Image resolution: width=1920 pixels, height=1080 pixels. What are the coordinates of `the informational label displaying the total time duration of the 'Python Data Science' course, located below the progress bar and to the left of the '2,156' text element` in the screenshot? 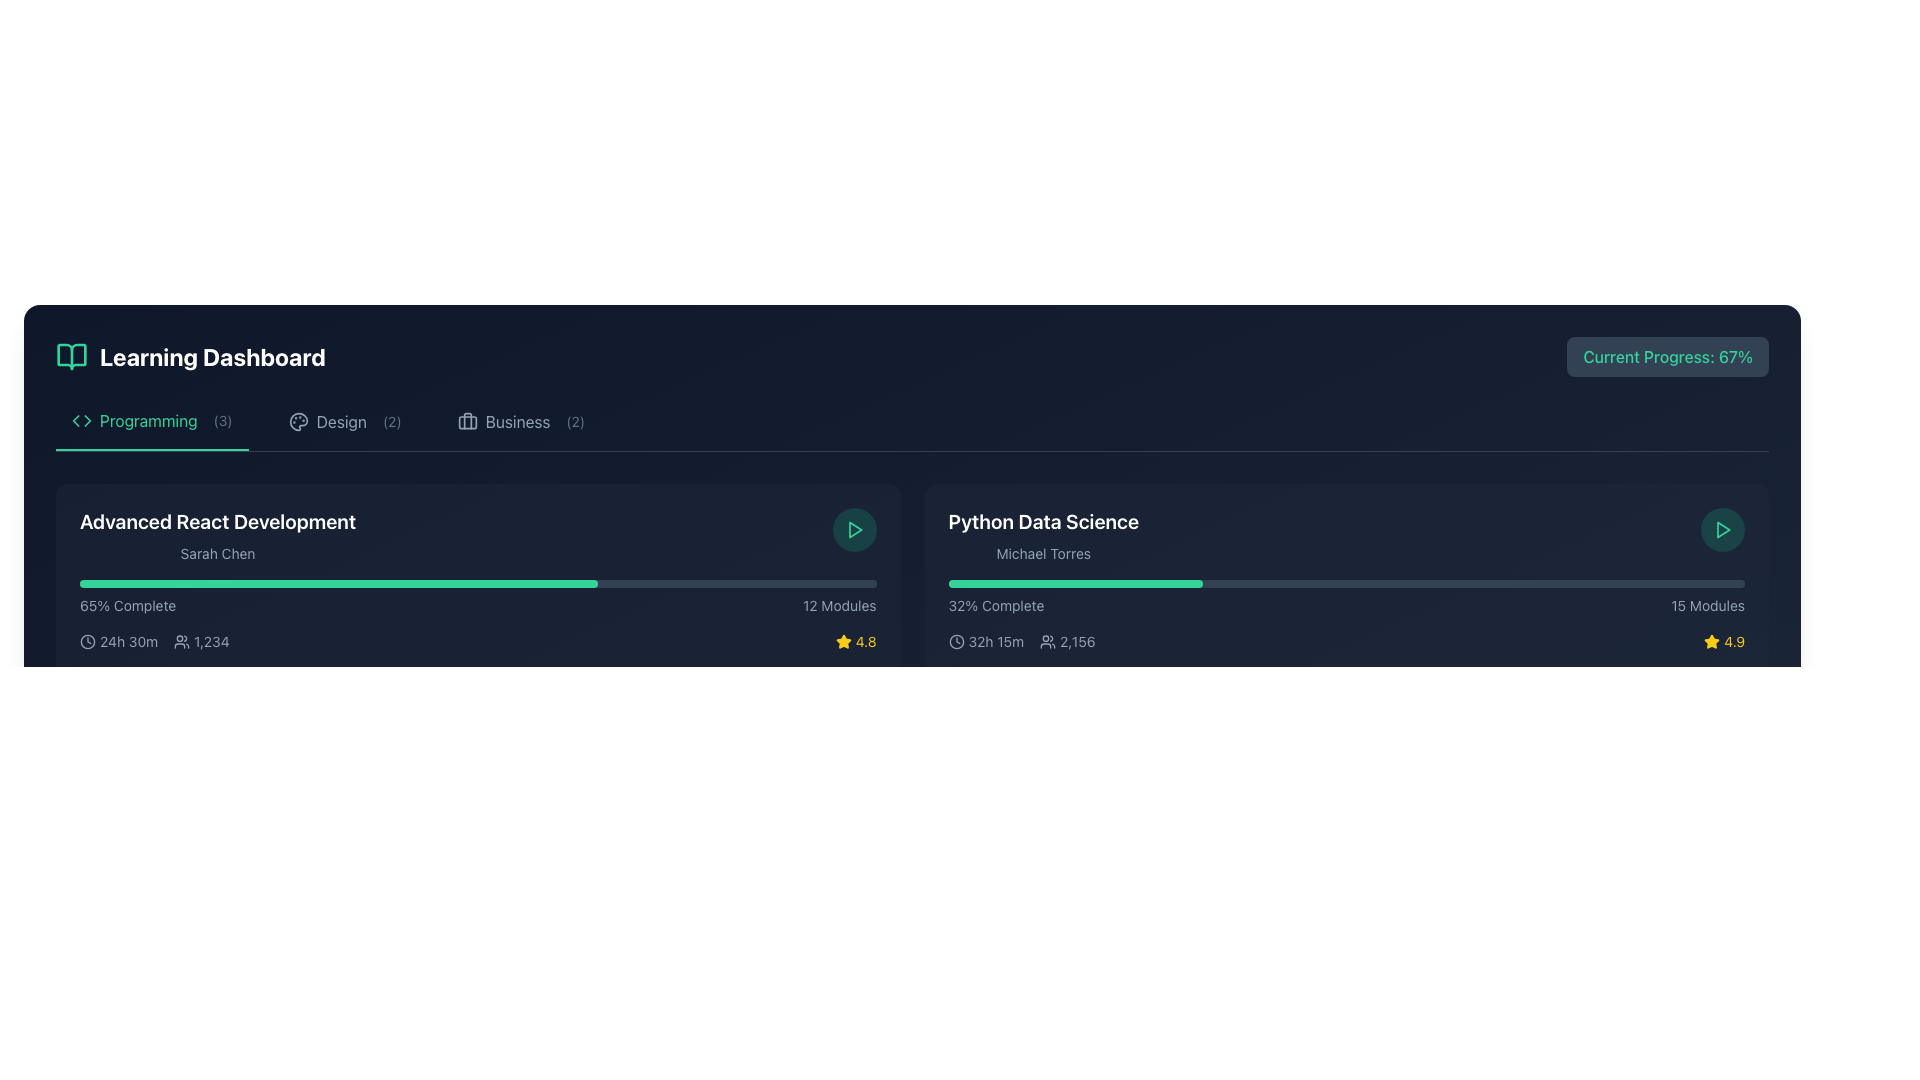 It's located at (986, 641).